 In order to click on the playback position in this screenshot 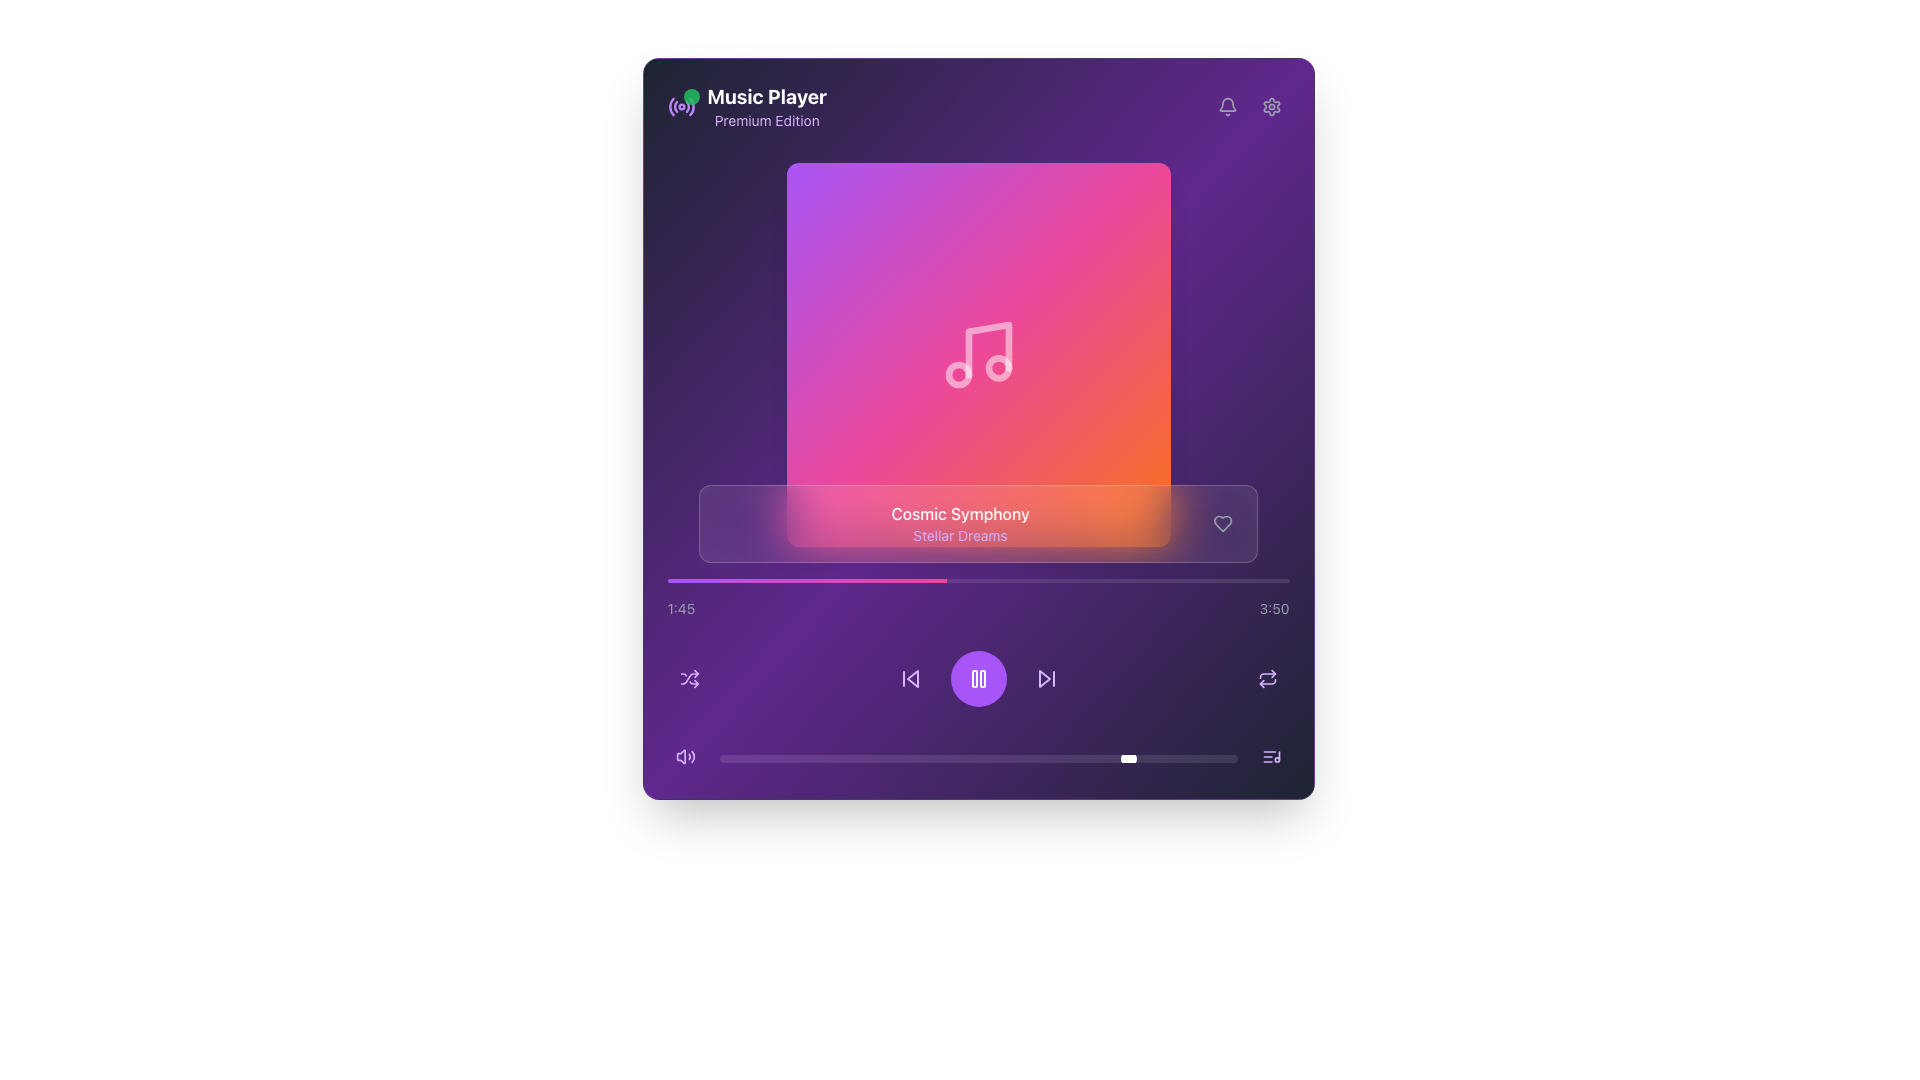, I will do `click(1158, 581)`.